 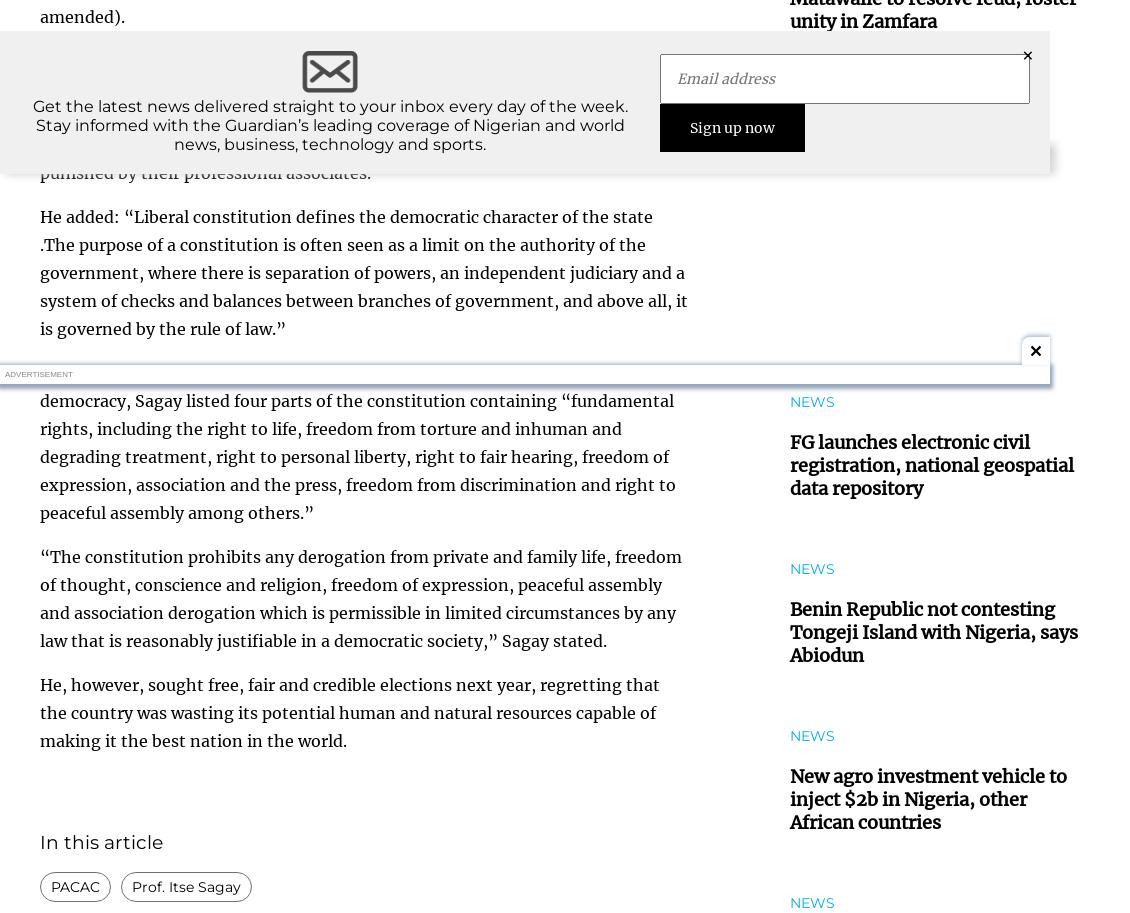 What do you see at coordinates (362, 271) in the screenshot?
I see `'He added: “Liberal constitution defines the democratic character of the state .The purpose of a constitution is often seen as a limit on the authority of the government, where there is separation of powers, an independent judiciary and a system of checks and balances between branches of government, and above all, it is governed by the rule of law.”'` at bounding box center [362, 271].